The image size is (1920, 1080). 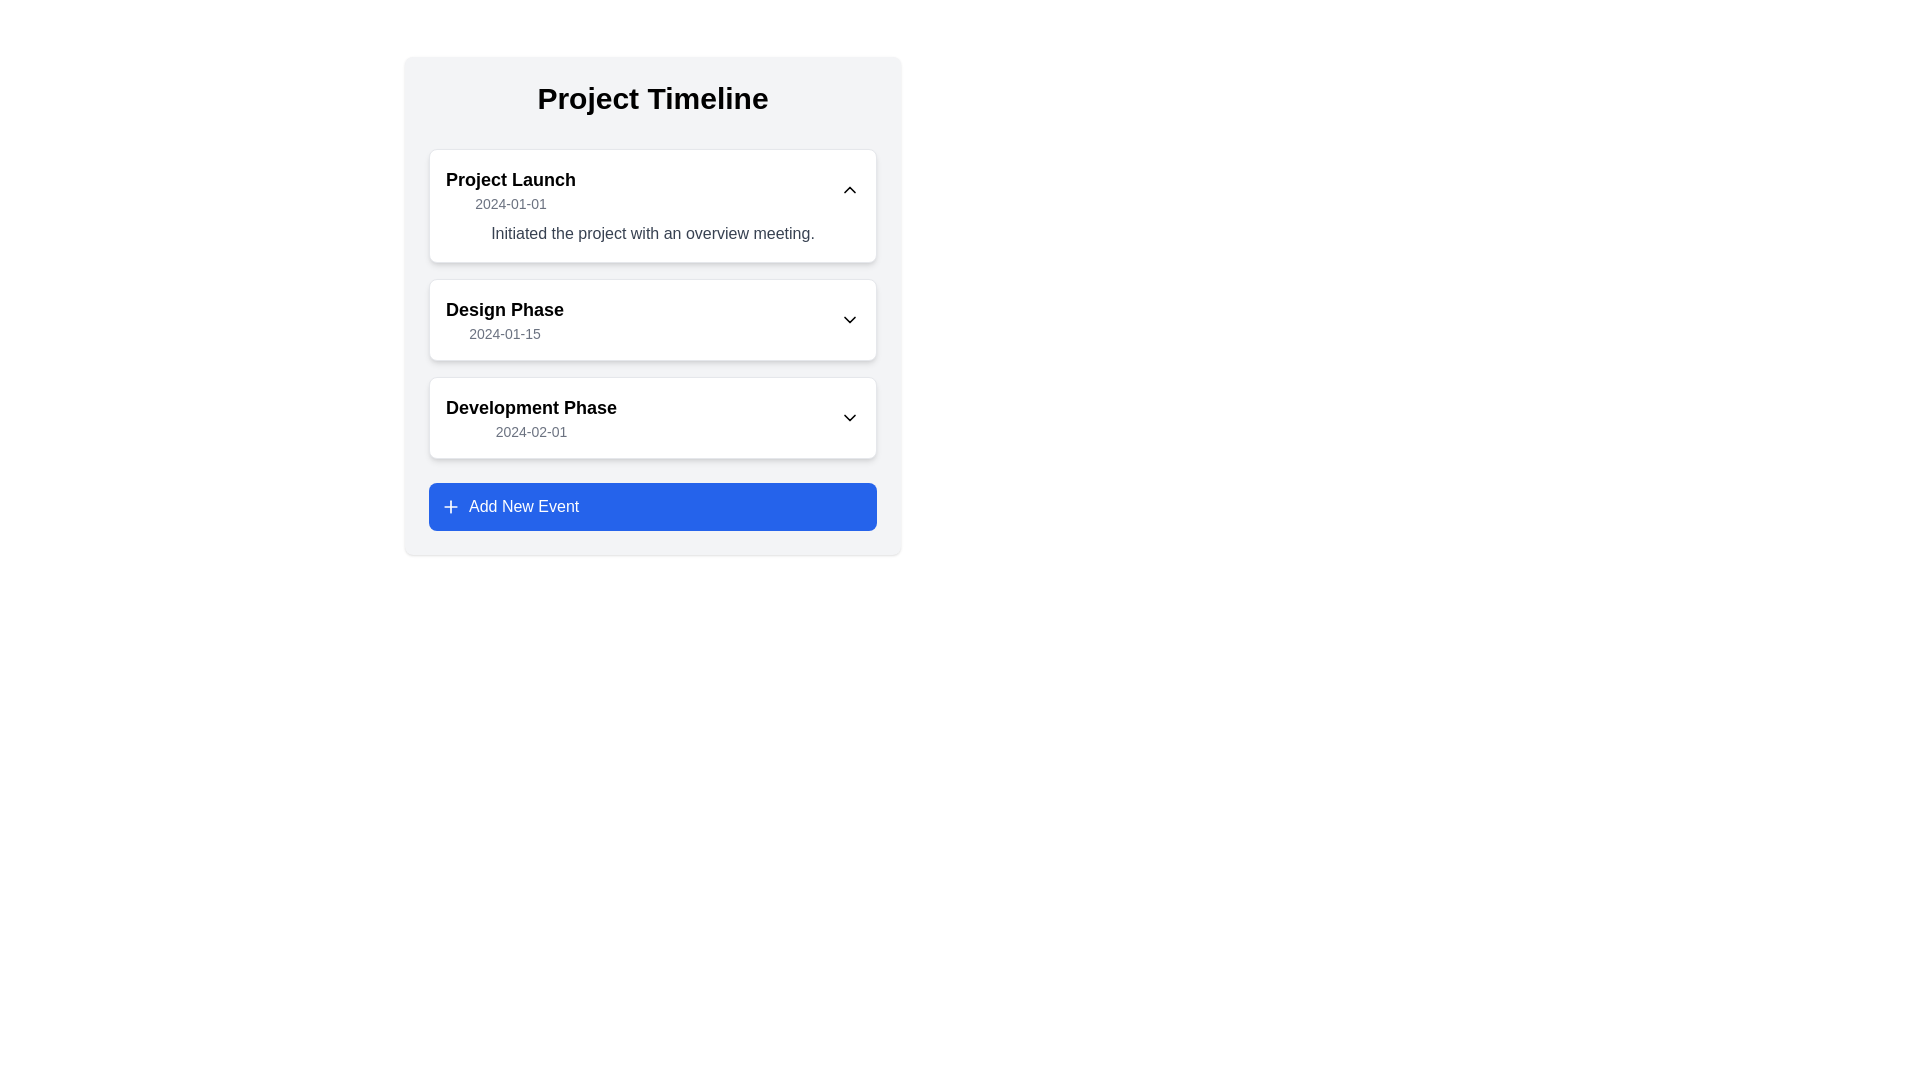 I want to click on the 'Project Launch' text display element, which features a title in bold and a date in gray, located in the topmost card of the 'Project Timeline' section, so click(x=511, y=189).